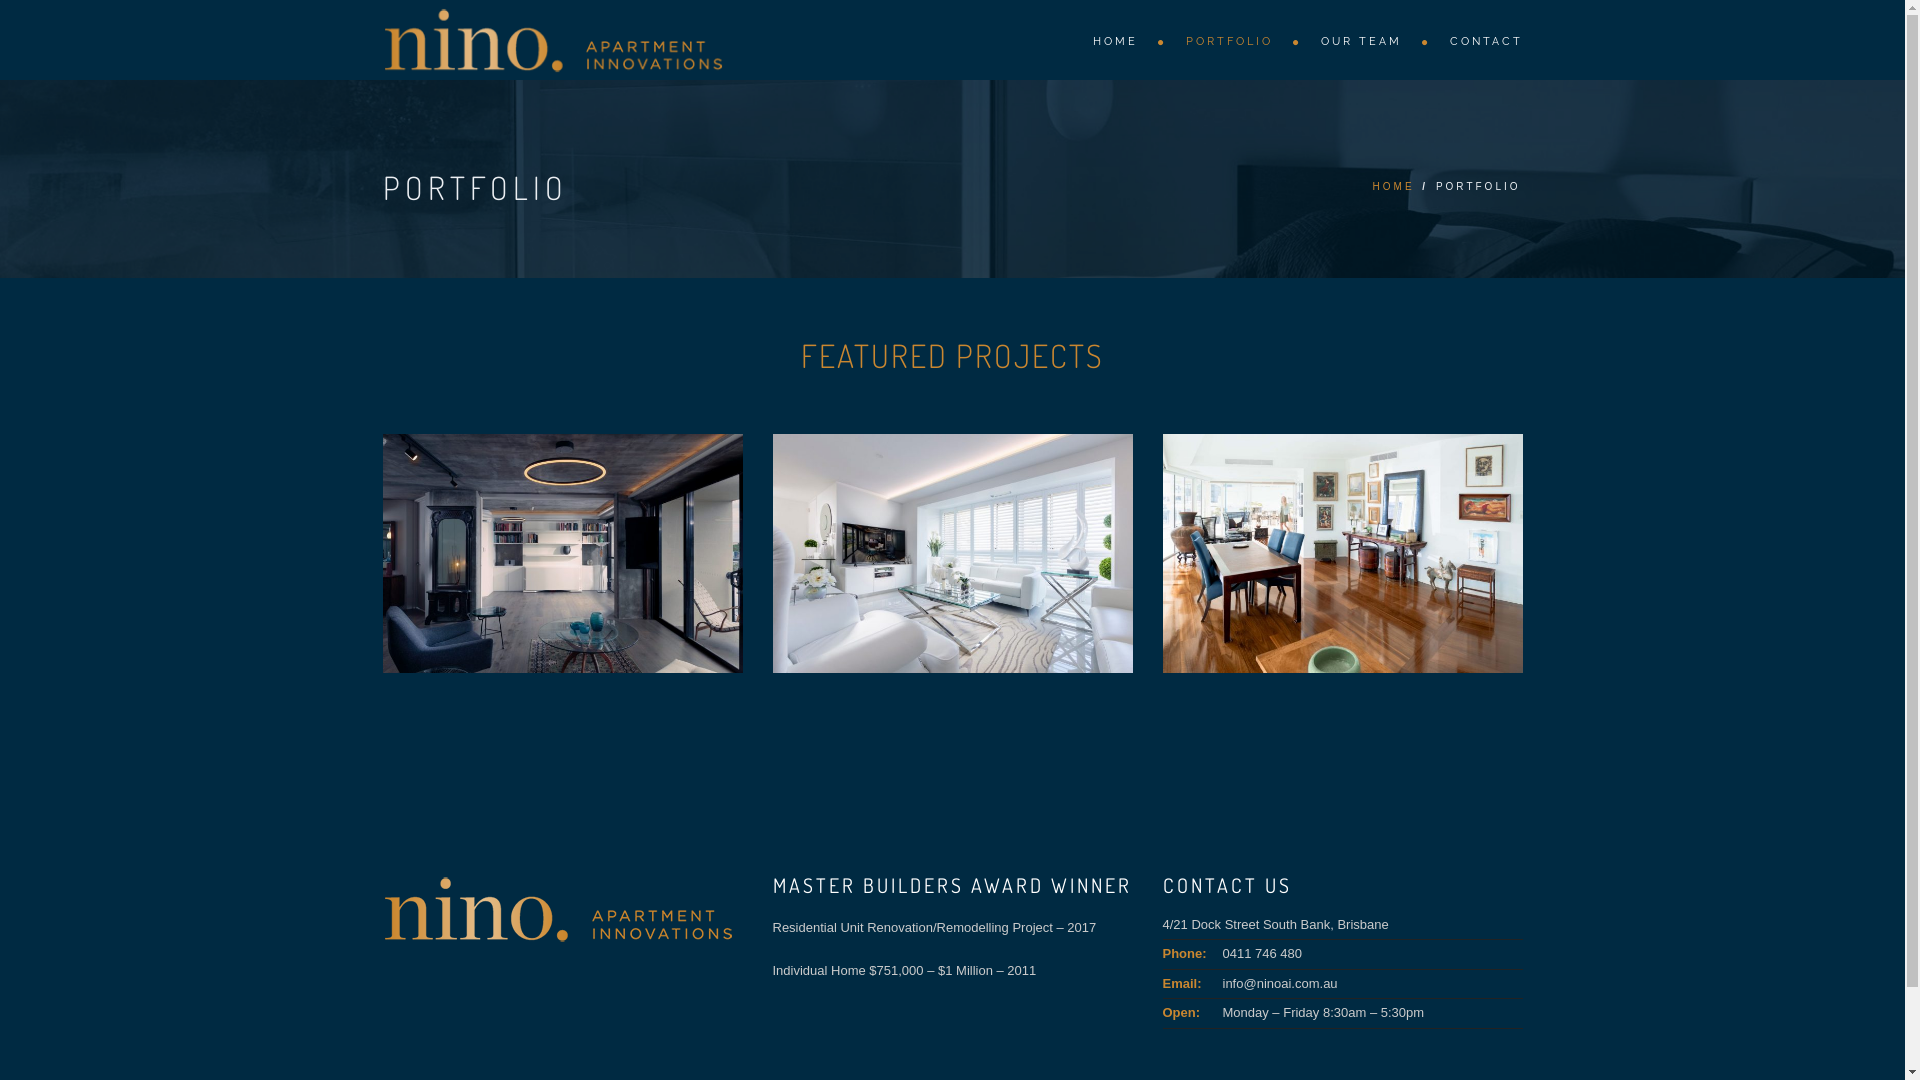 The width and height of the screenshot is (1920, 1080). What do you see at coordinates (1278, 982) in the screenshot?
I see `'info@ninoai.com.au'` at bounding box center [1278, 982].